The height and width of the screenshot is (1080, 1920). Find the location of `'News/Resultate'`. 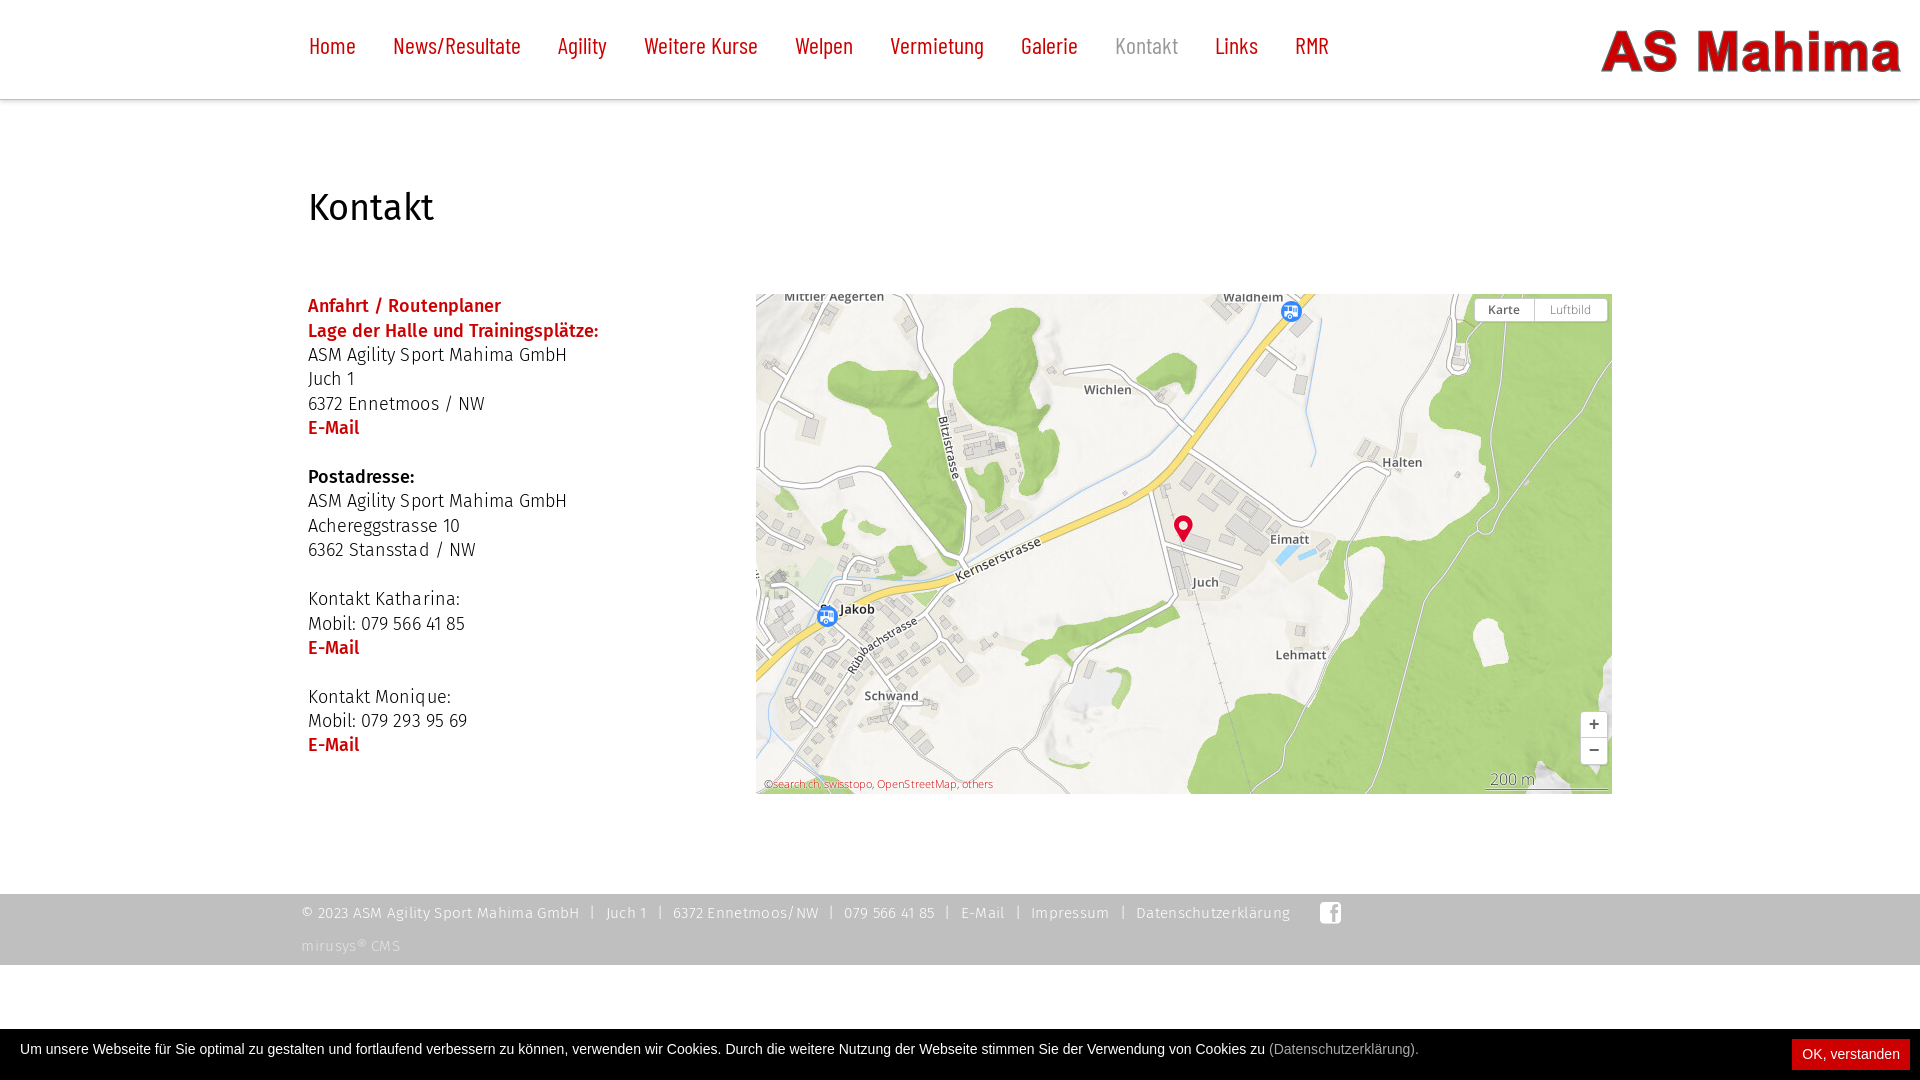

'News/Resultate' is located at coordinates (455, 49).